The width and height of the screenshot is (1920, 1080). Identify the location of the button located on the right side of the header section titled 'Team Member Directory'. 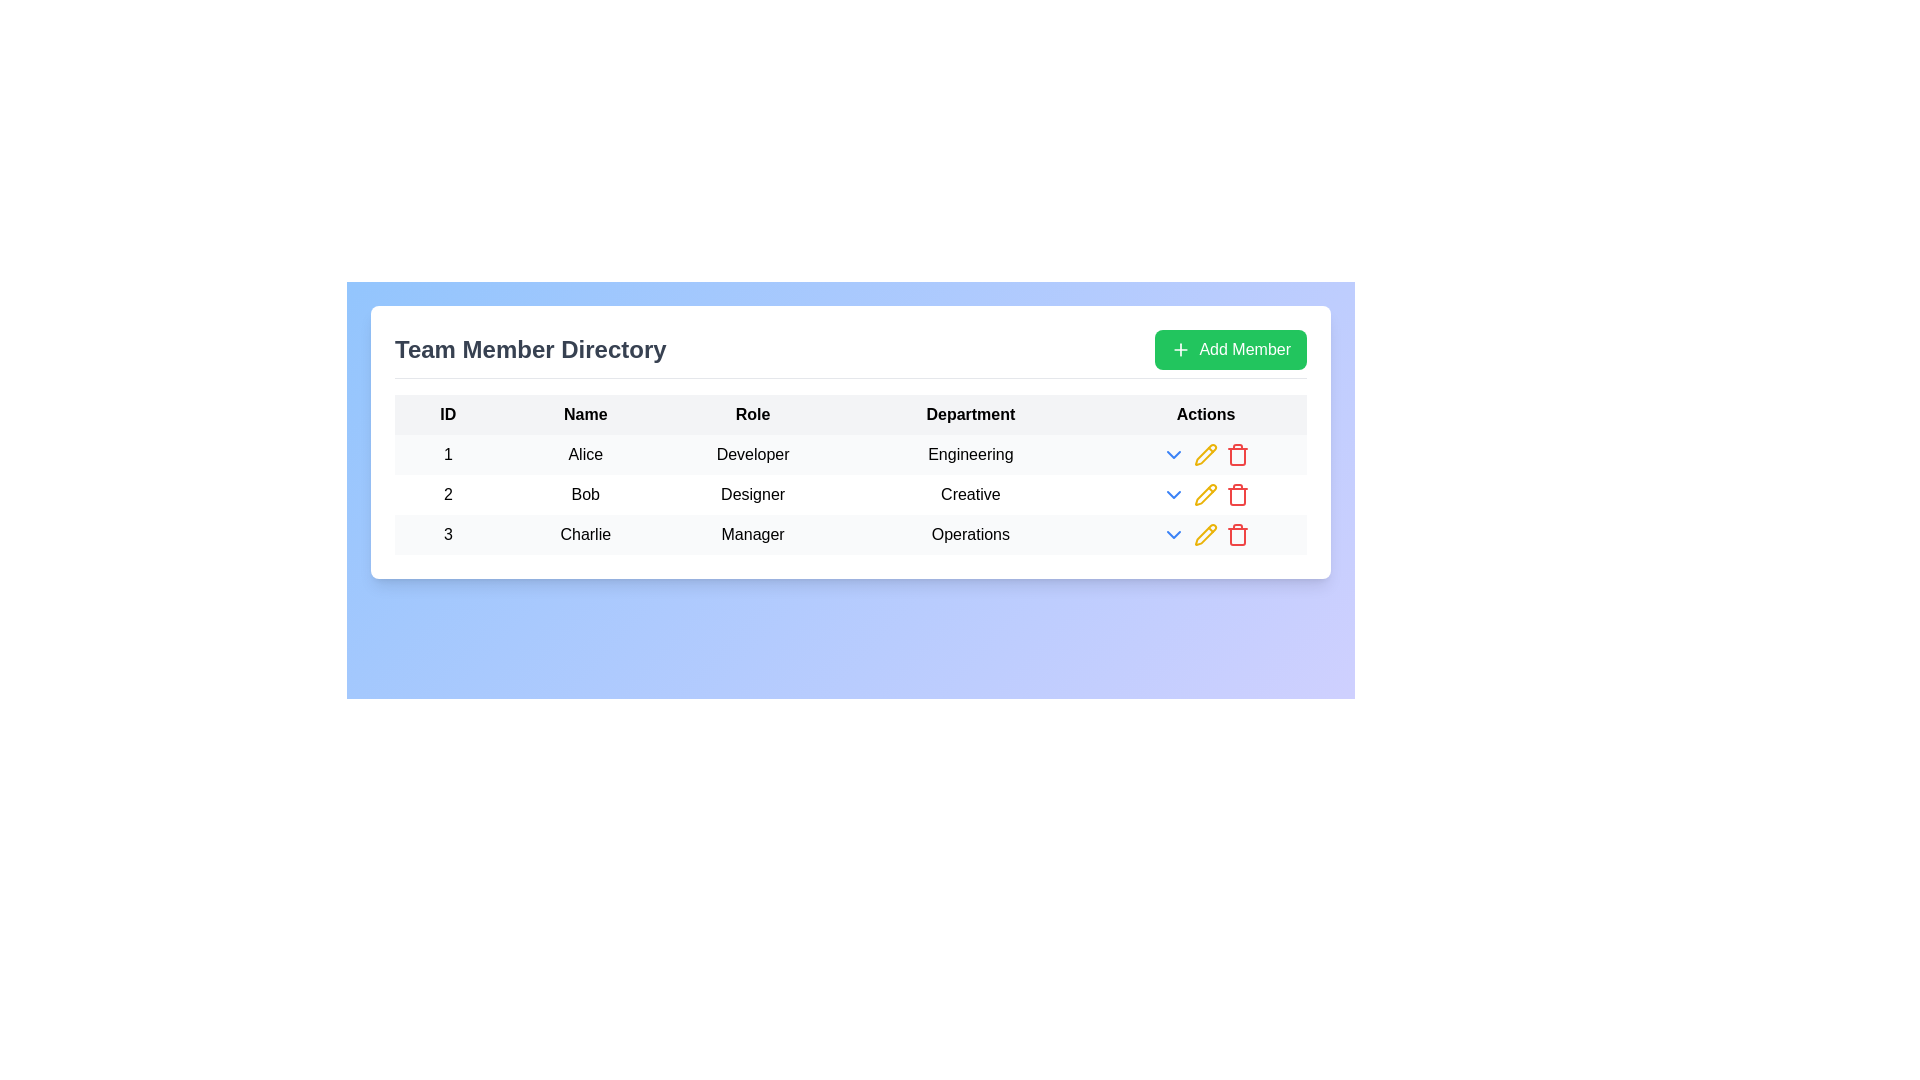
(1230, 349).